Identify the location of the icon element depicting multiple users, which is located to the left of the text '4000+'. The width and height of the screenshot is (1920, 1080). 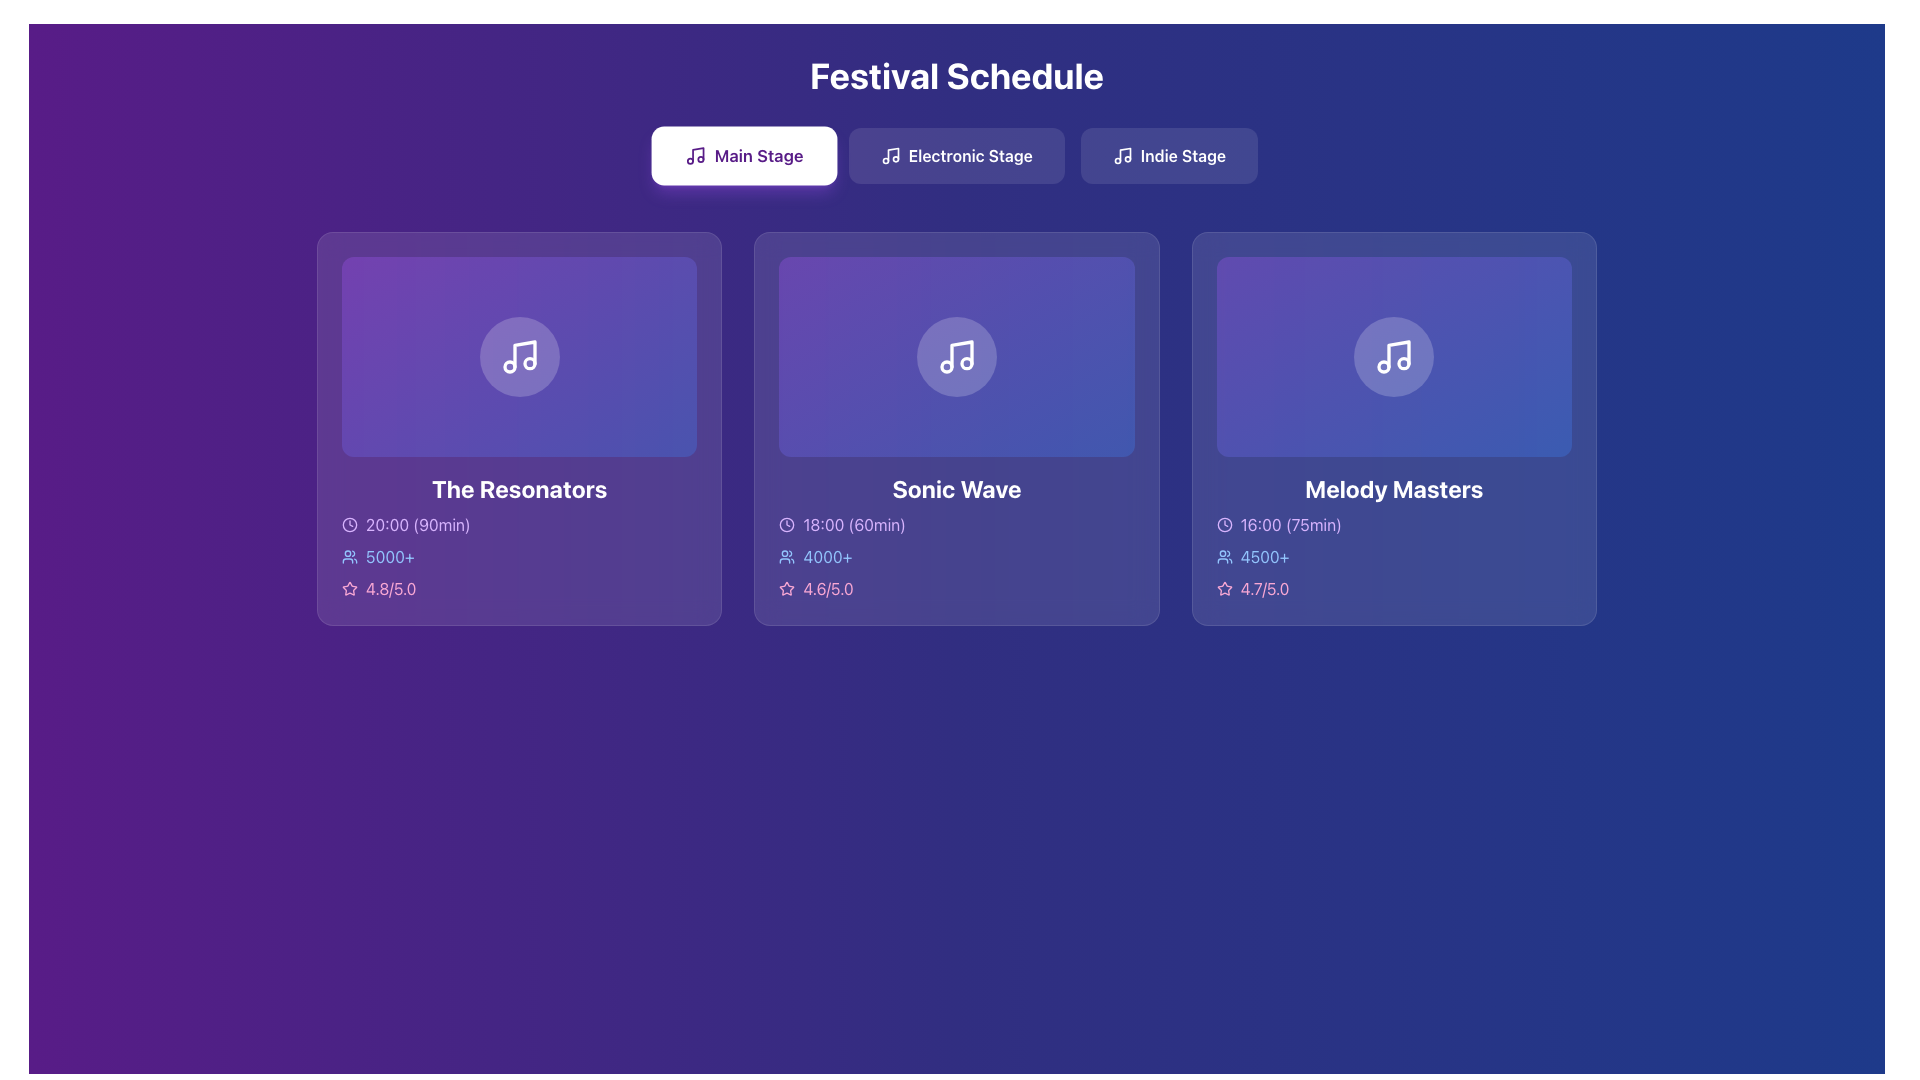
(786, 556).